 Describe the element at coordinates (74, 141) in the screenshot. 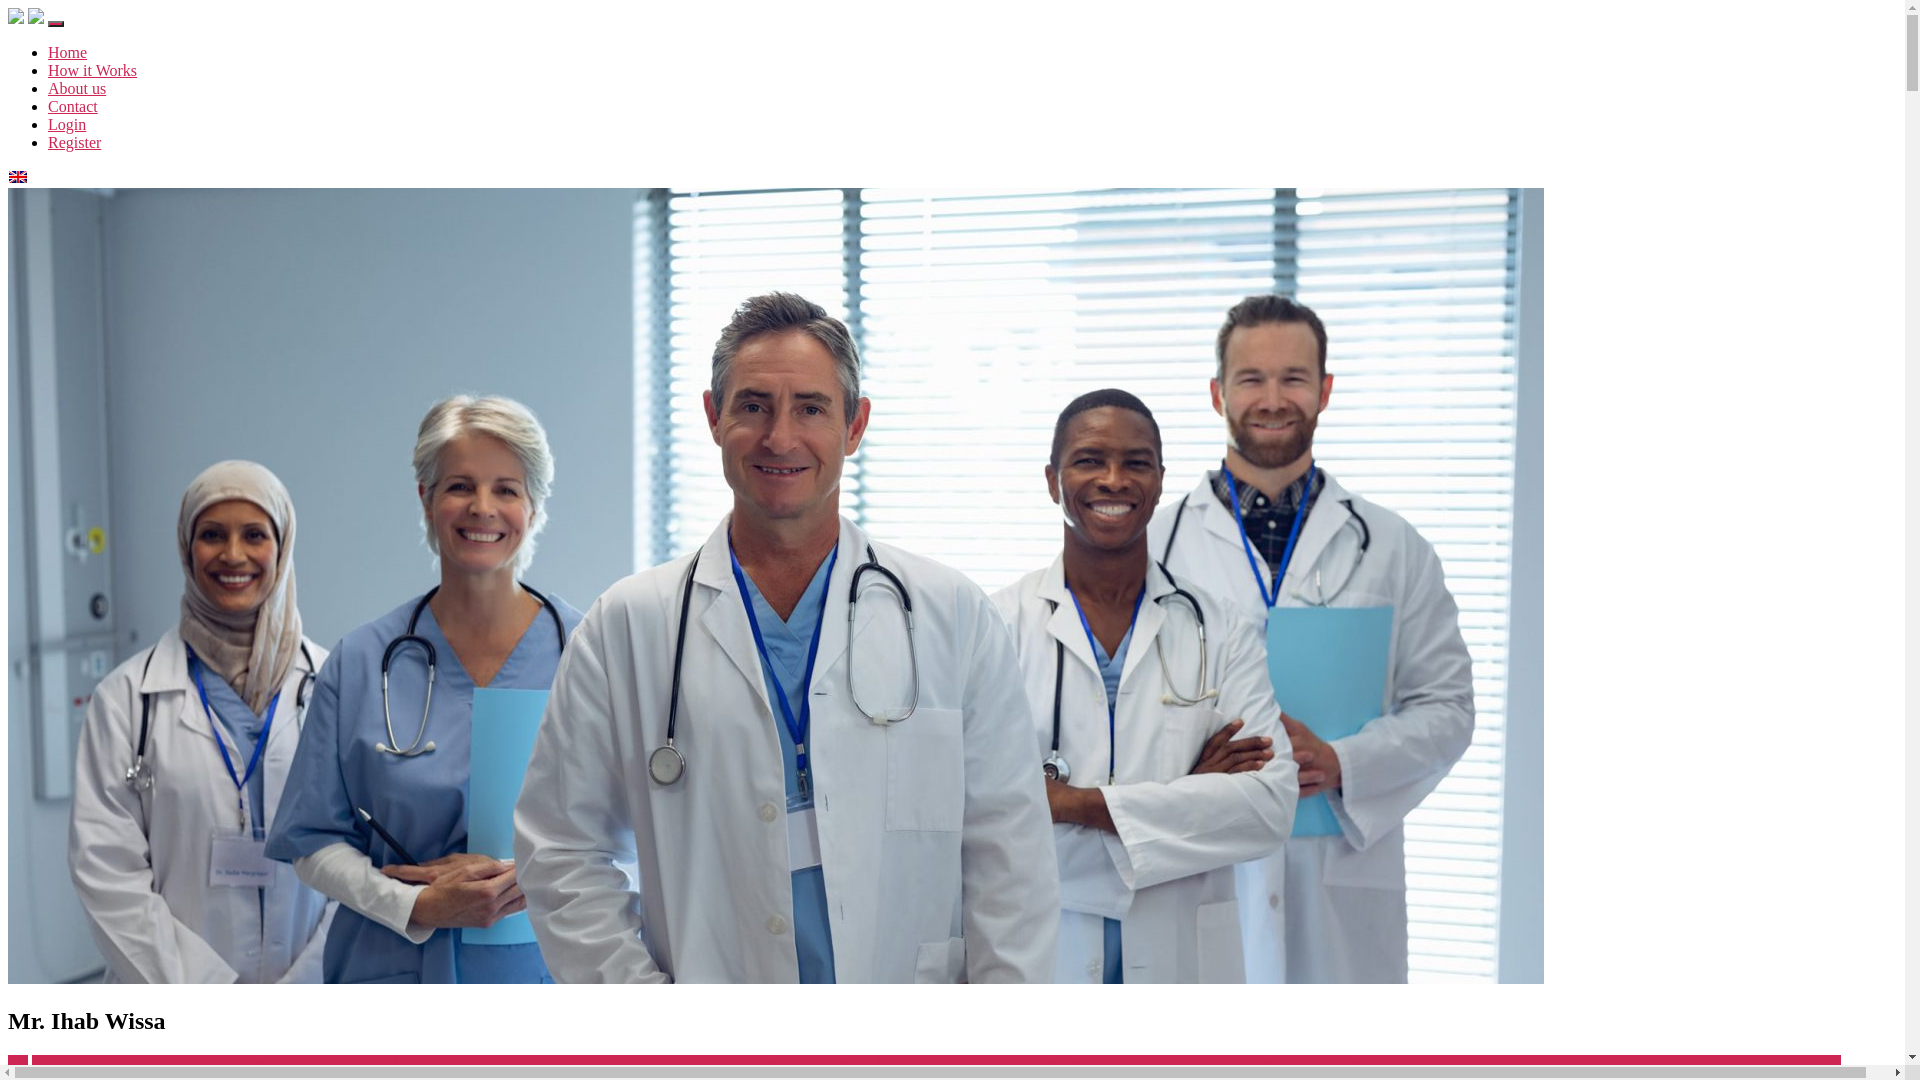

I see `'Register'` at that location.